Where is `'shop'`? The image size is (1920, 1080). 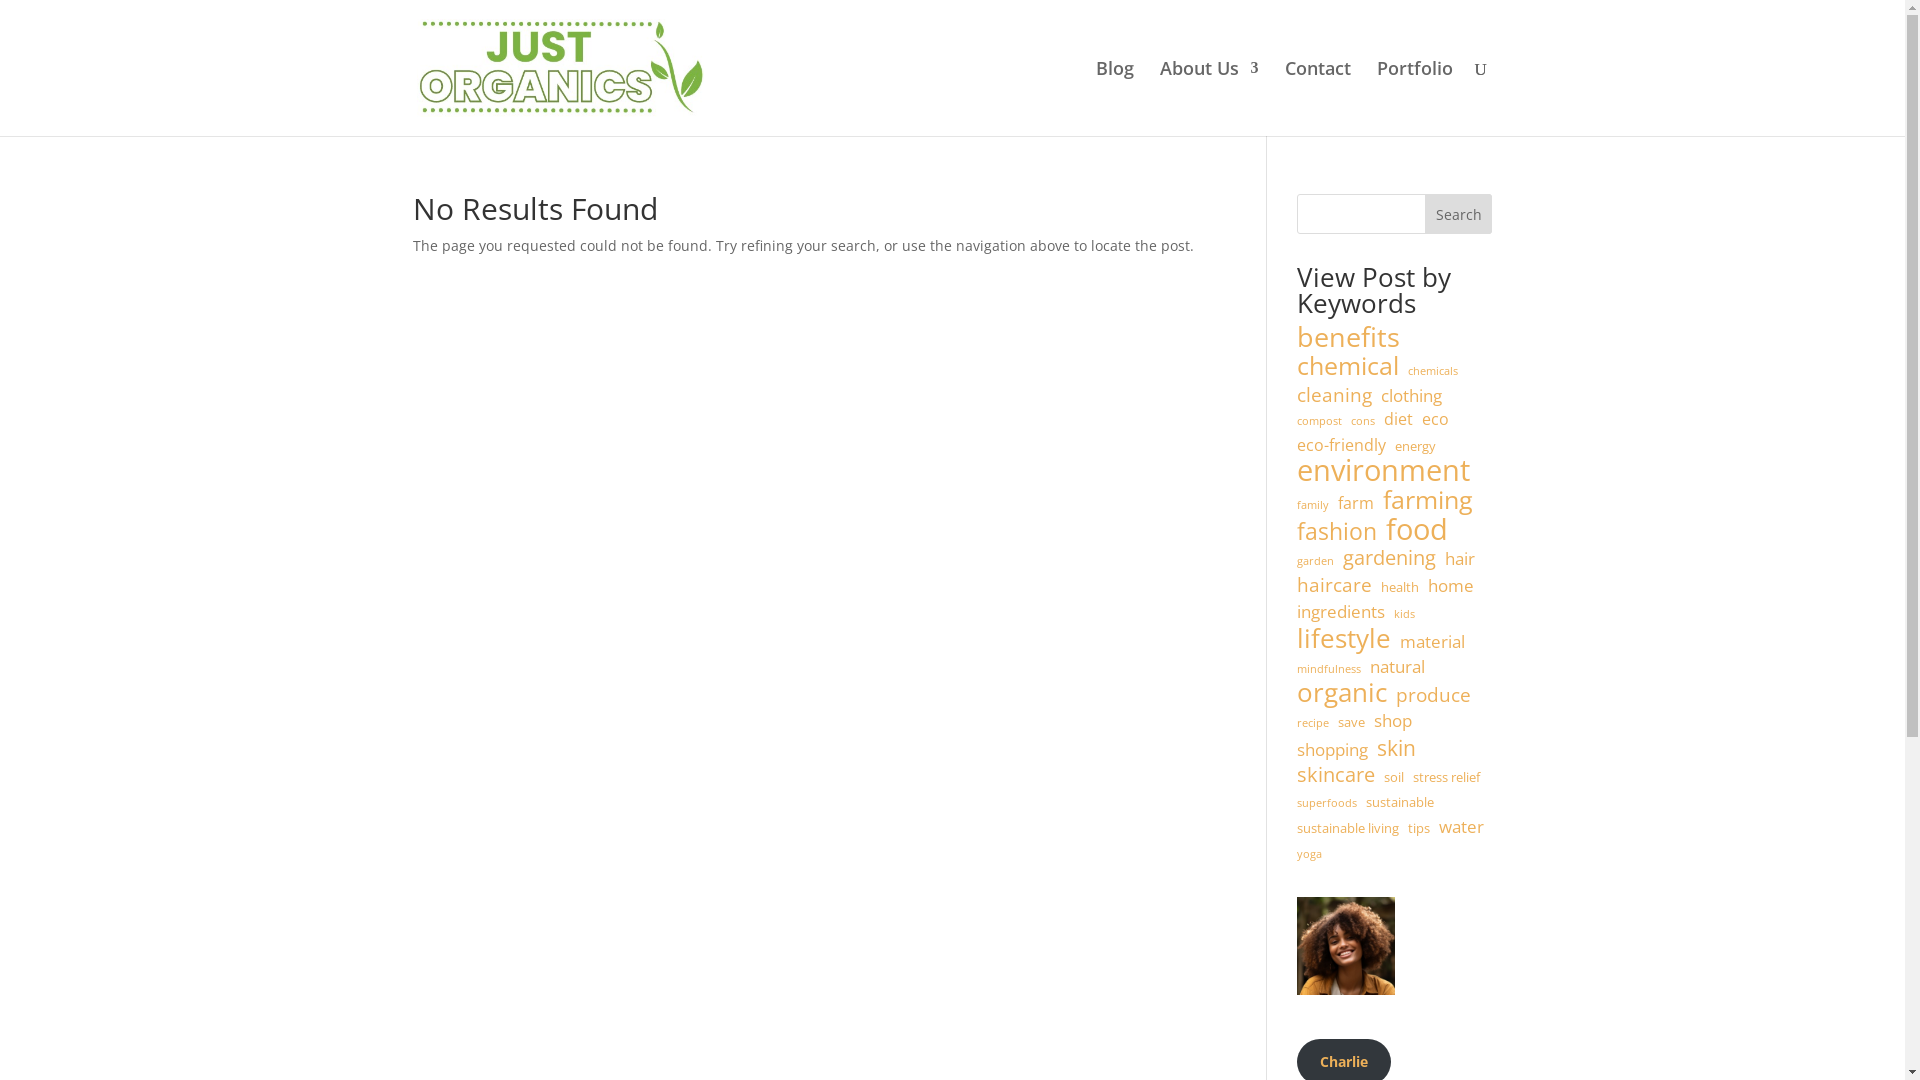
'shop' is located at coordinates (1391, 721).